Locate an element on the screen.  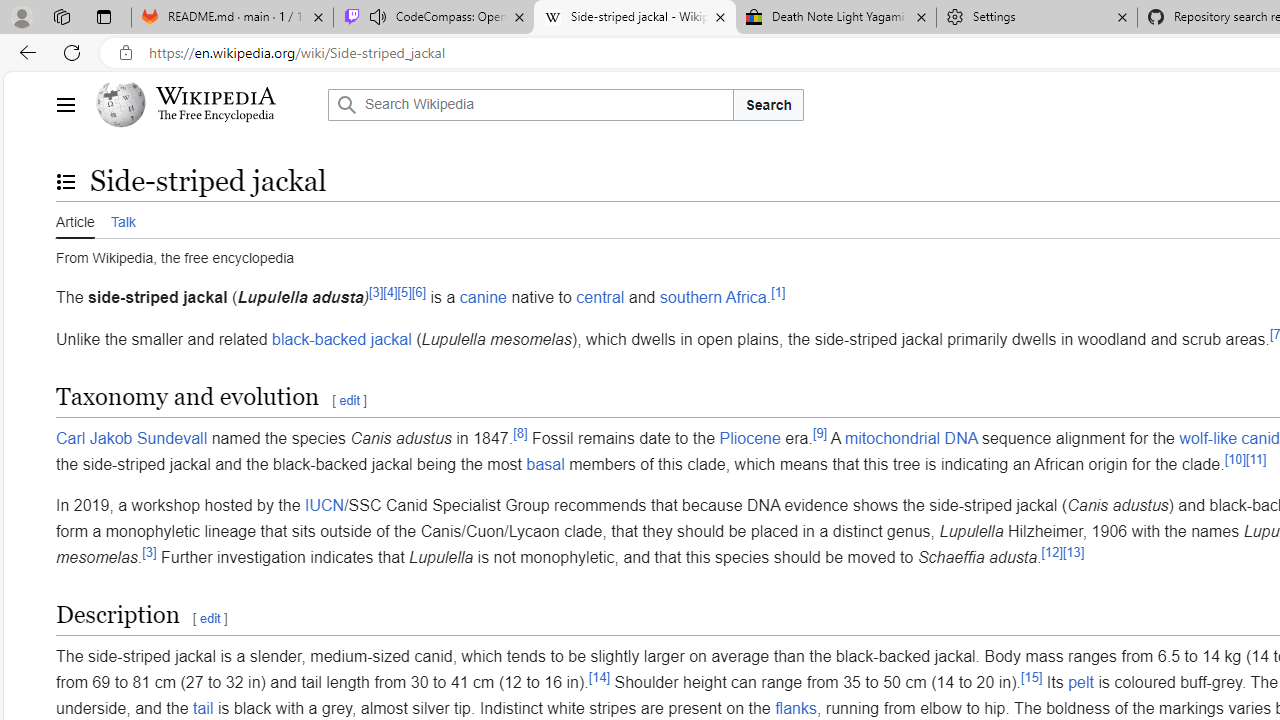
'[15]' is located at coordinates (1032, 675).